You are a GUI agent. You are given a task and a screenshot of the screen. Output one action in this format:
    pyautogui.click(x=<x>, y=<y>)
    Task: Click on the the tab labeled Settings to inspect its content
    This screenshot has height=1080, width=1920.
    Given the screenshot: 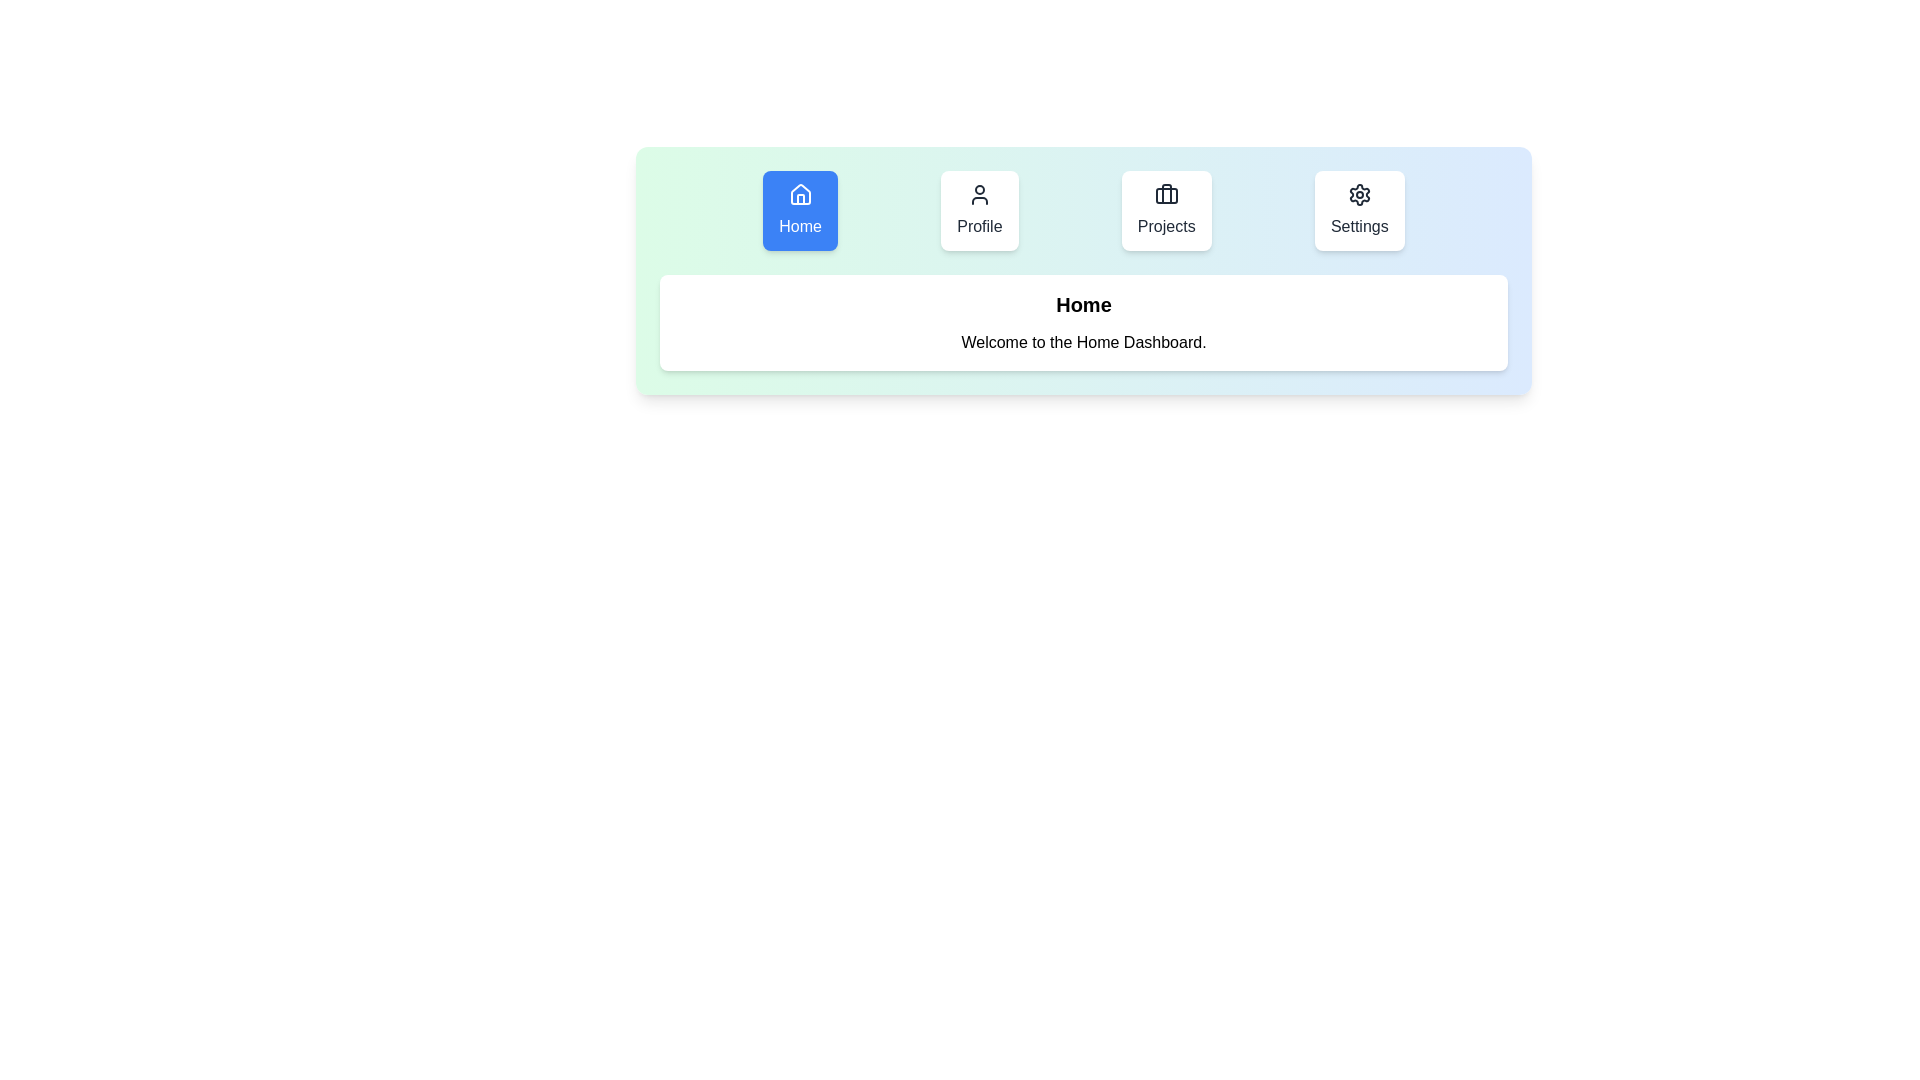 What is the action you would take?
    pyautogui.click(x=1358, y=211)
    